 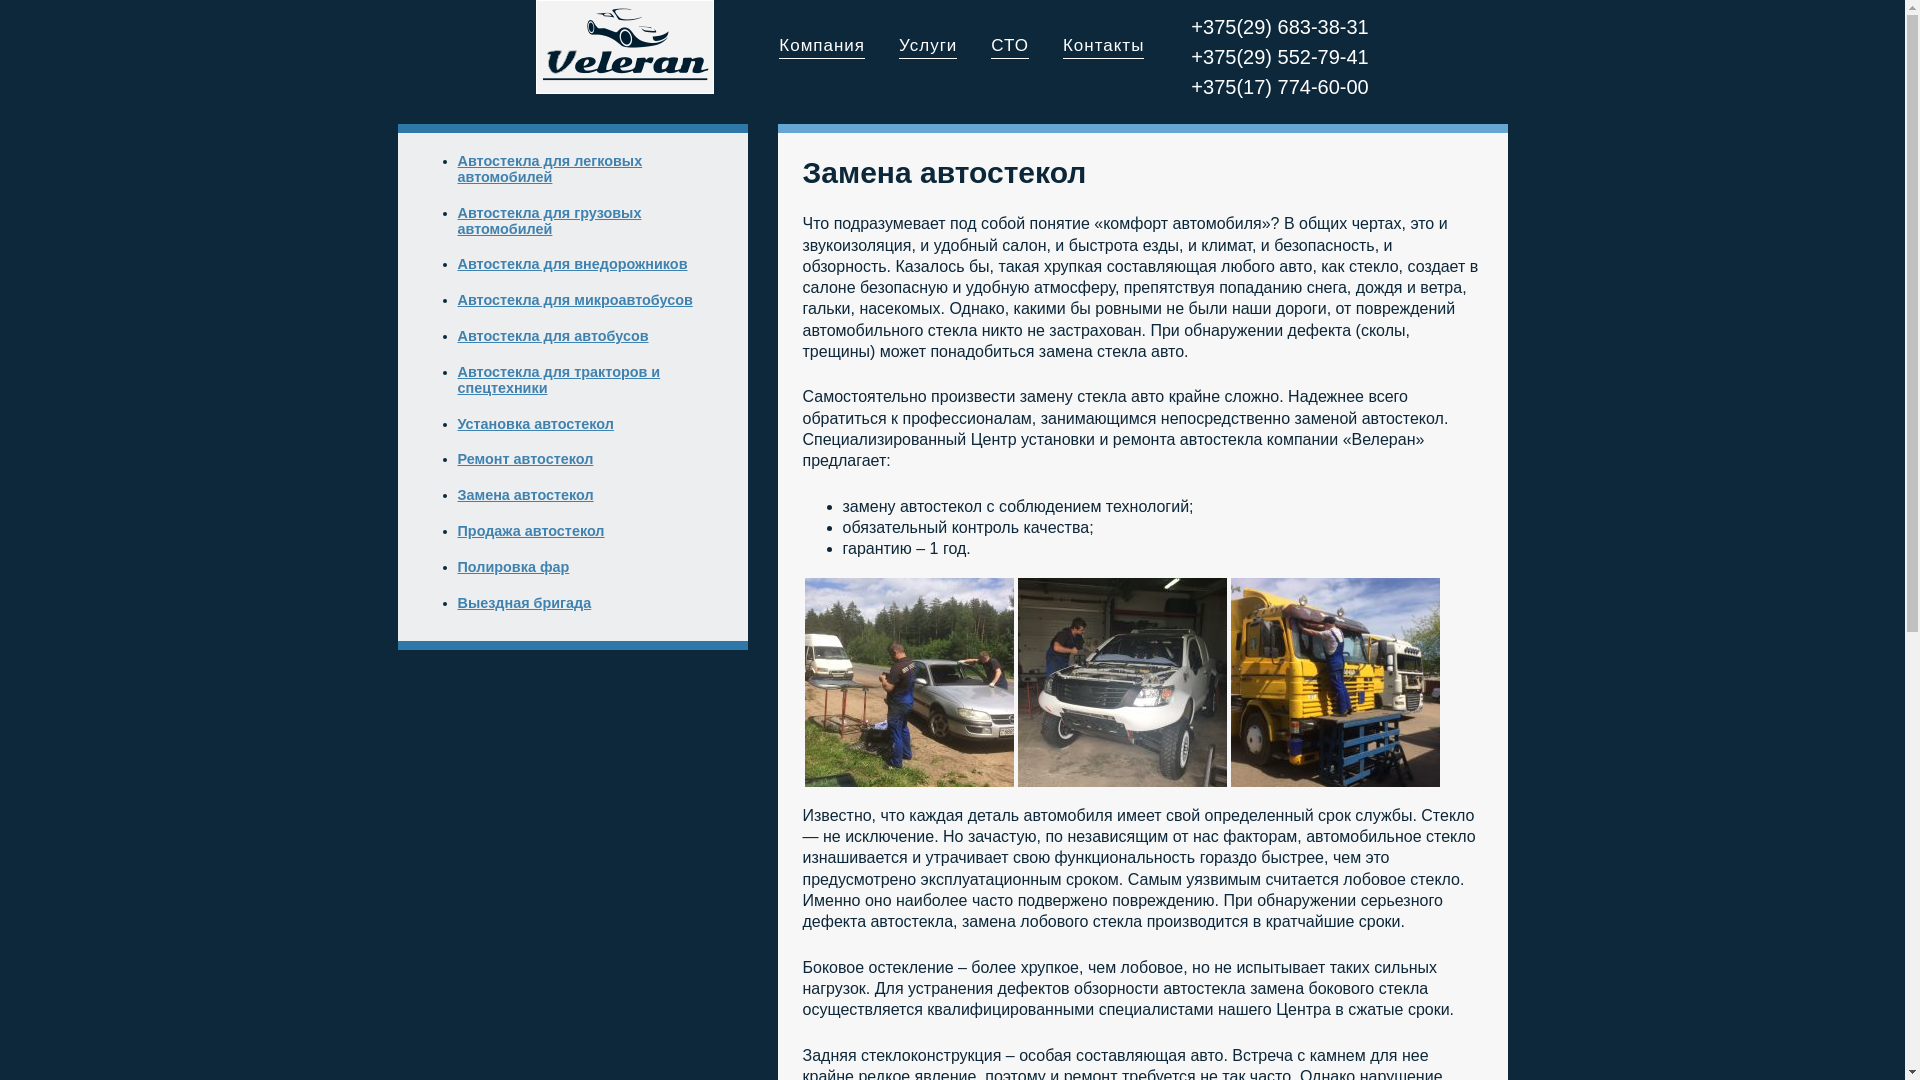 I want to click on '+375(17) 774-60-00', so click(x=1278, y=86).